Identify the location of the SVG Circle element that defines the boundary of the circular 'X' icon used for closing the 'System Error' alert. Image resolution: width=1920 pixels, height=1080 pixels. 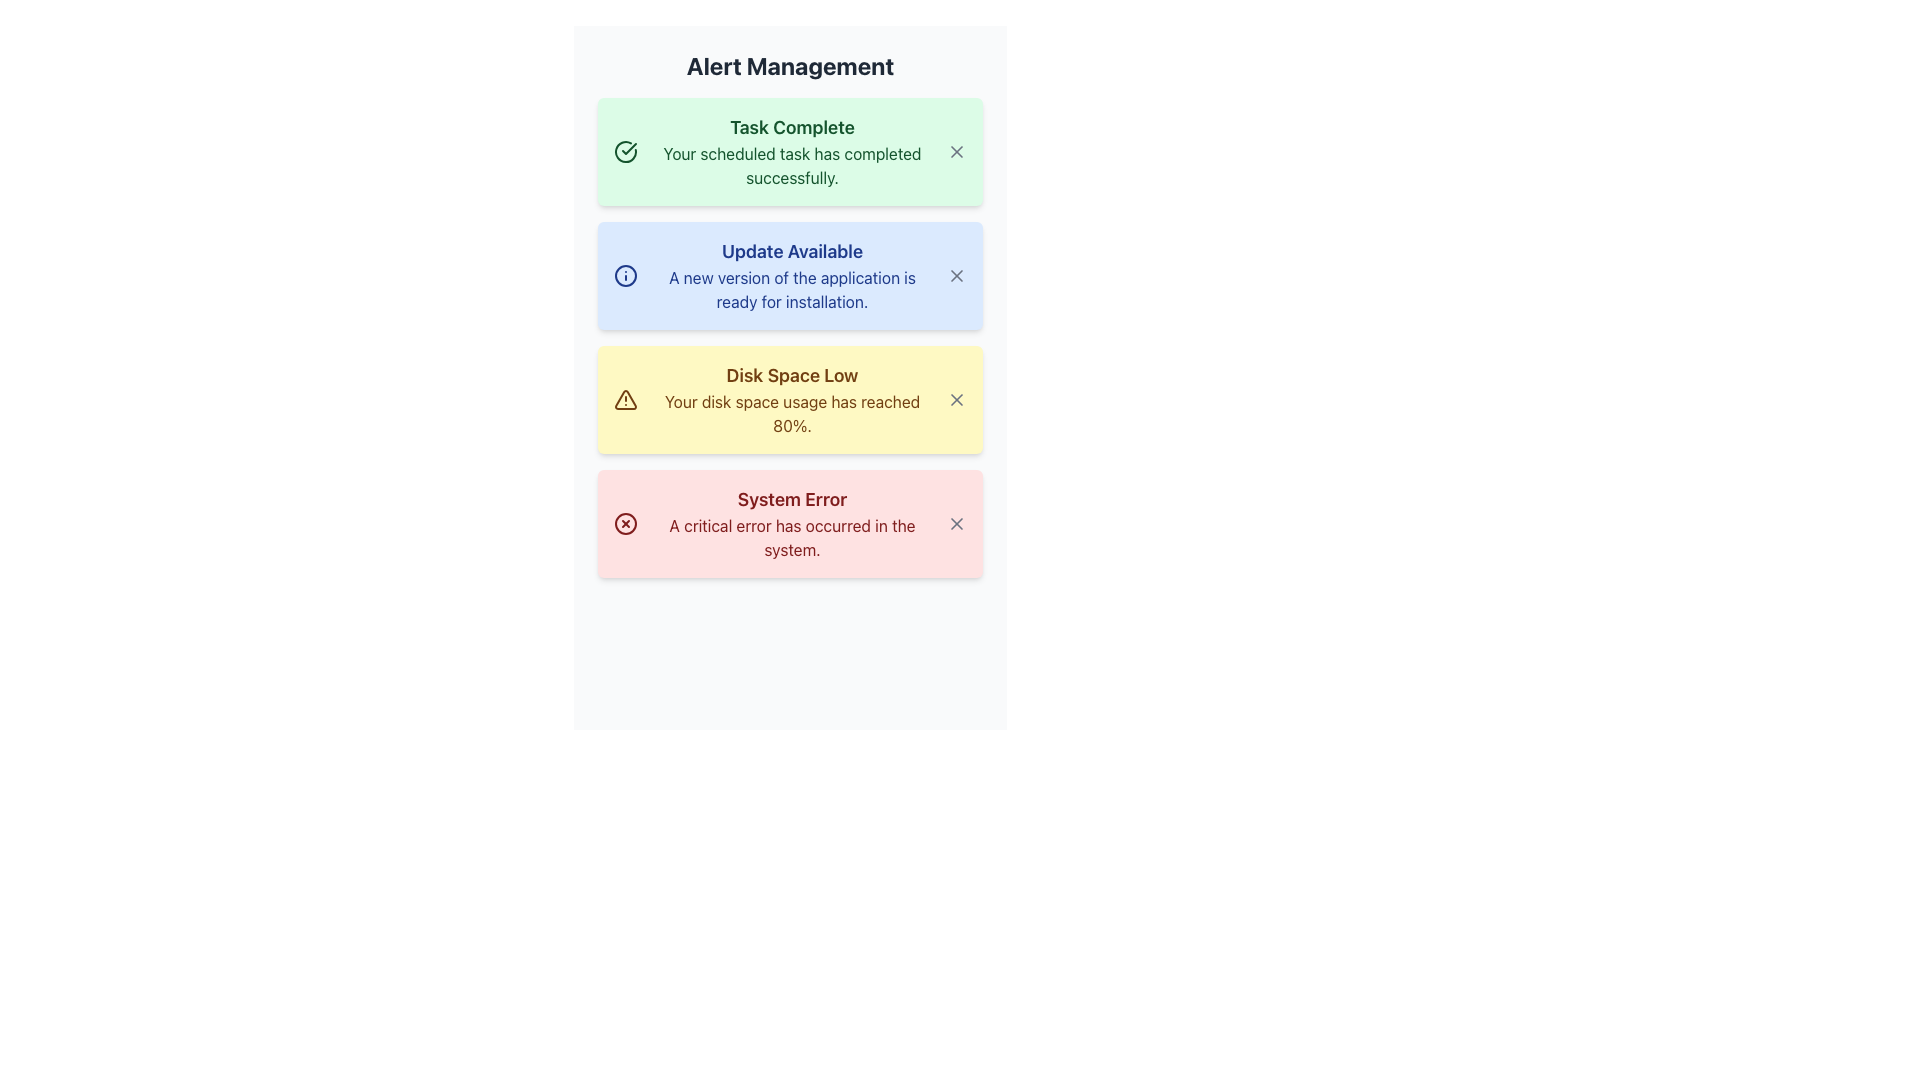
(624, 523).